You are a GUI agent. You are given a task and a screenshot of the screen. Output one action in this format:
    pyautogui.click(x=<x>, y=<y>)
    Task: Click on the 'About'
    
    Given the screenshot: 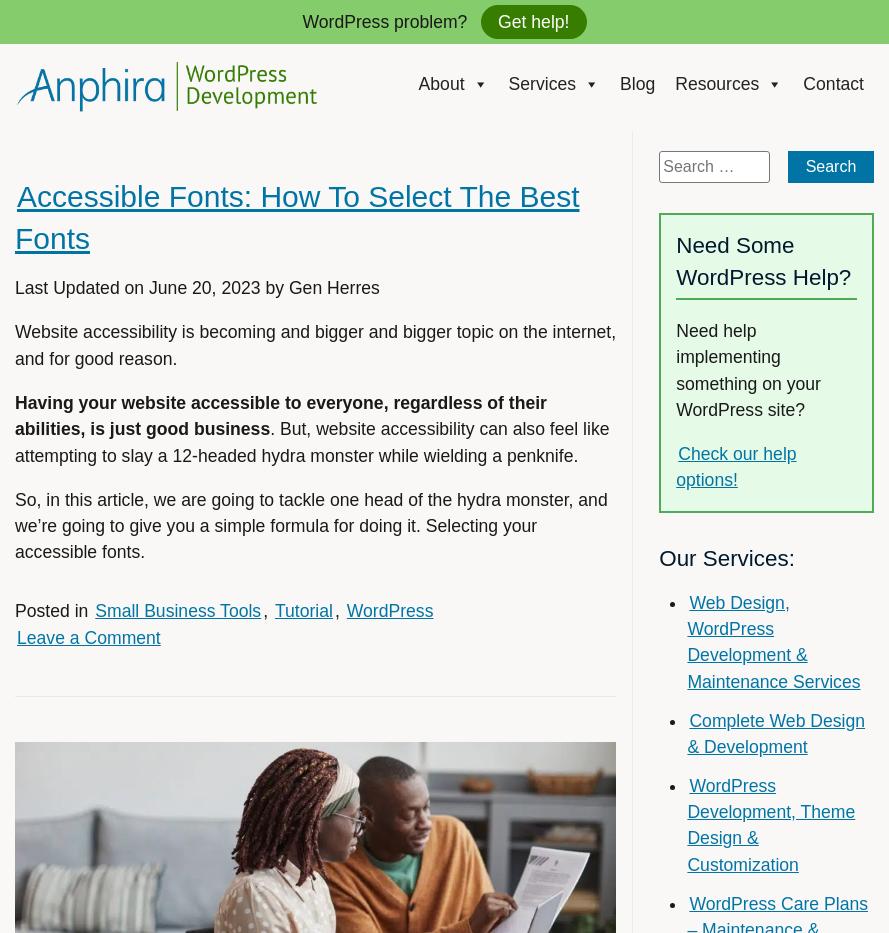 What is the action you would take?
    pyautogui.click(x=441, y=83)
    